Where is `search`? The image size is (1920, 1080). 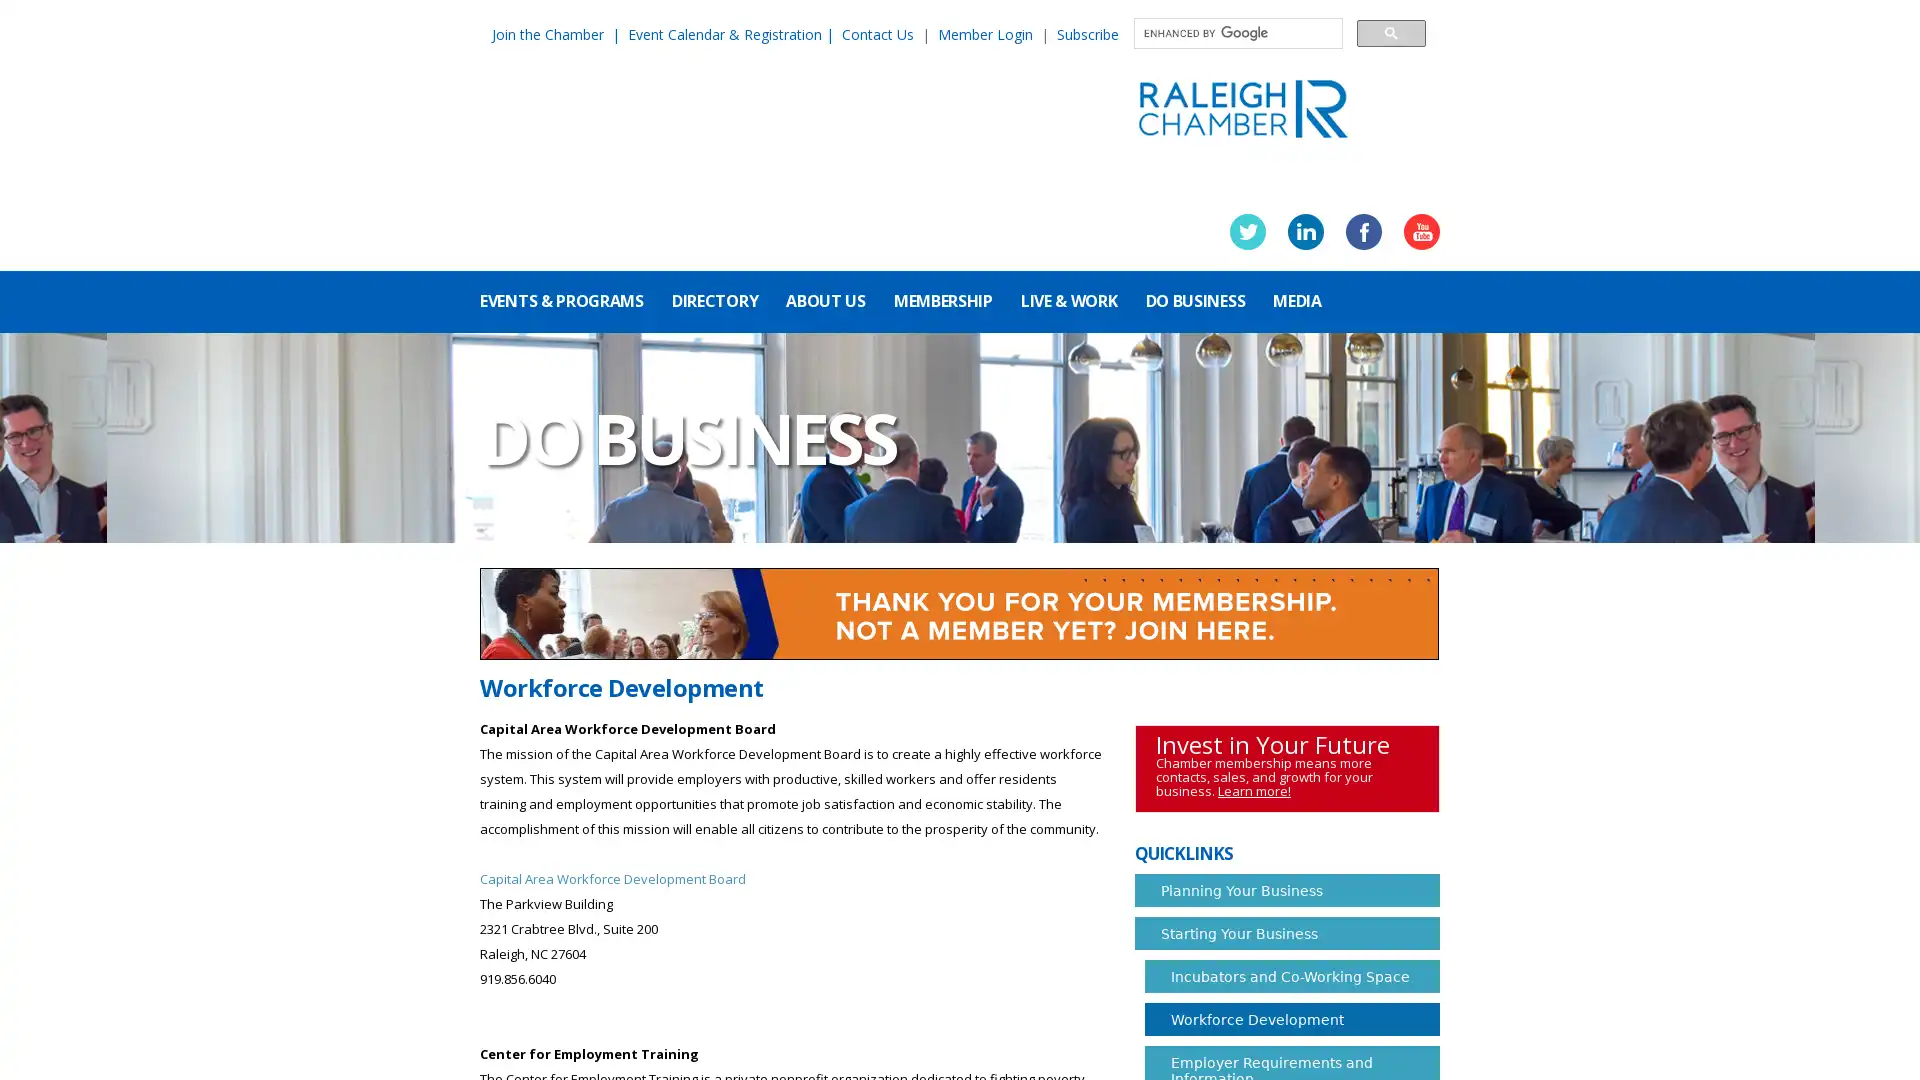 search is located at coordinates (1390, 32).